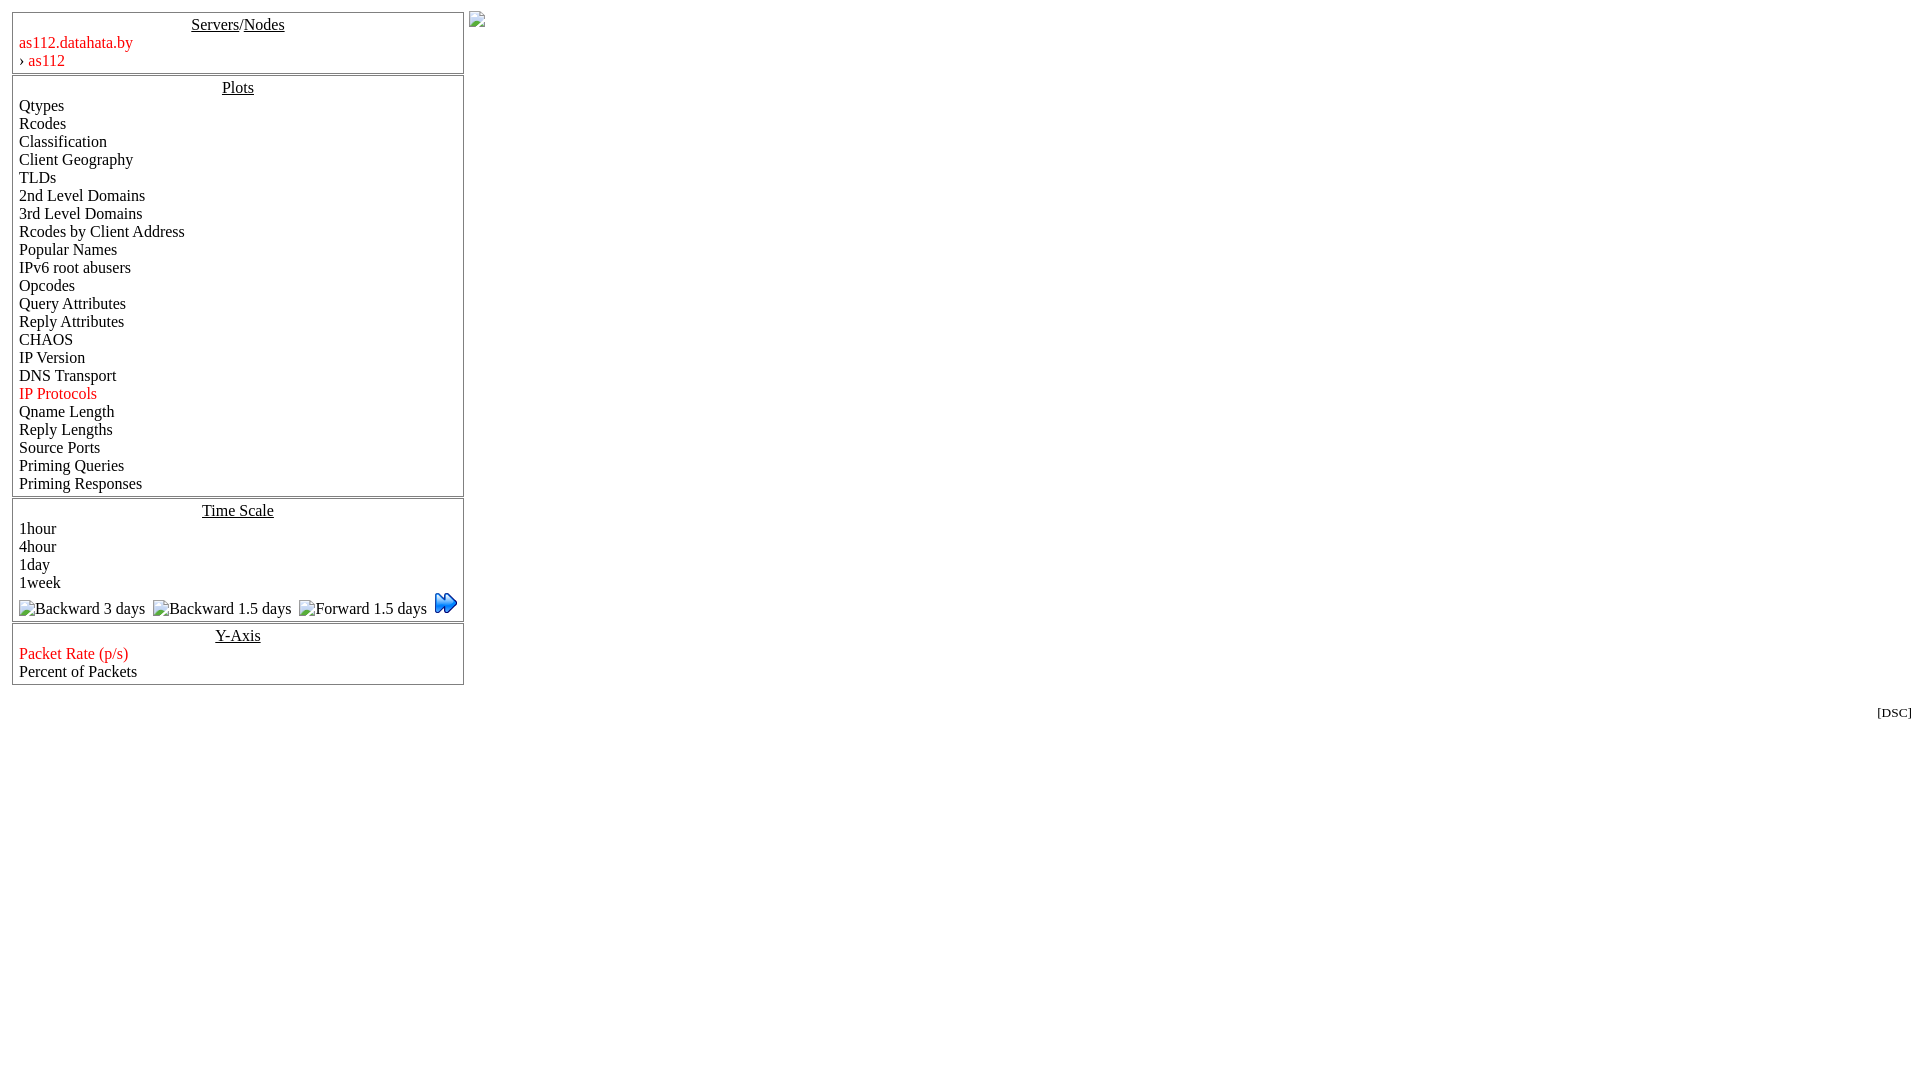 This screenshot has height=1080, width=1920. I want to click on 'Forward 3 days', so click(445, 607).